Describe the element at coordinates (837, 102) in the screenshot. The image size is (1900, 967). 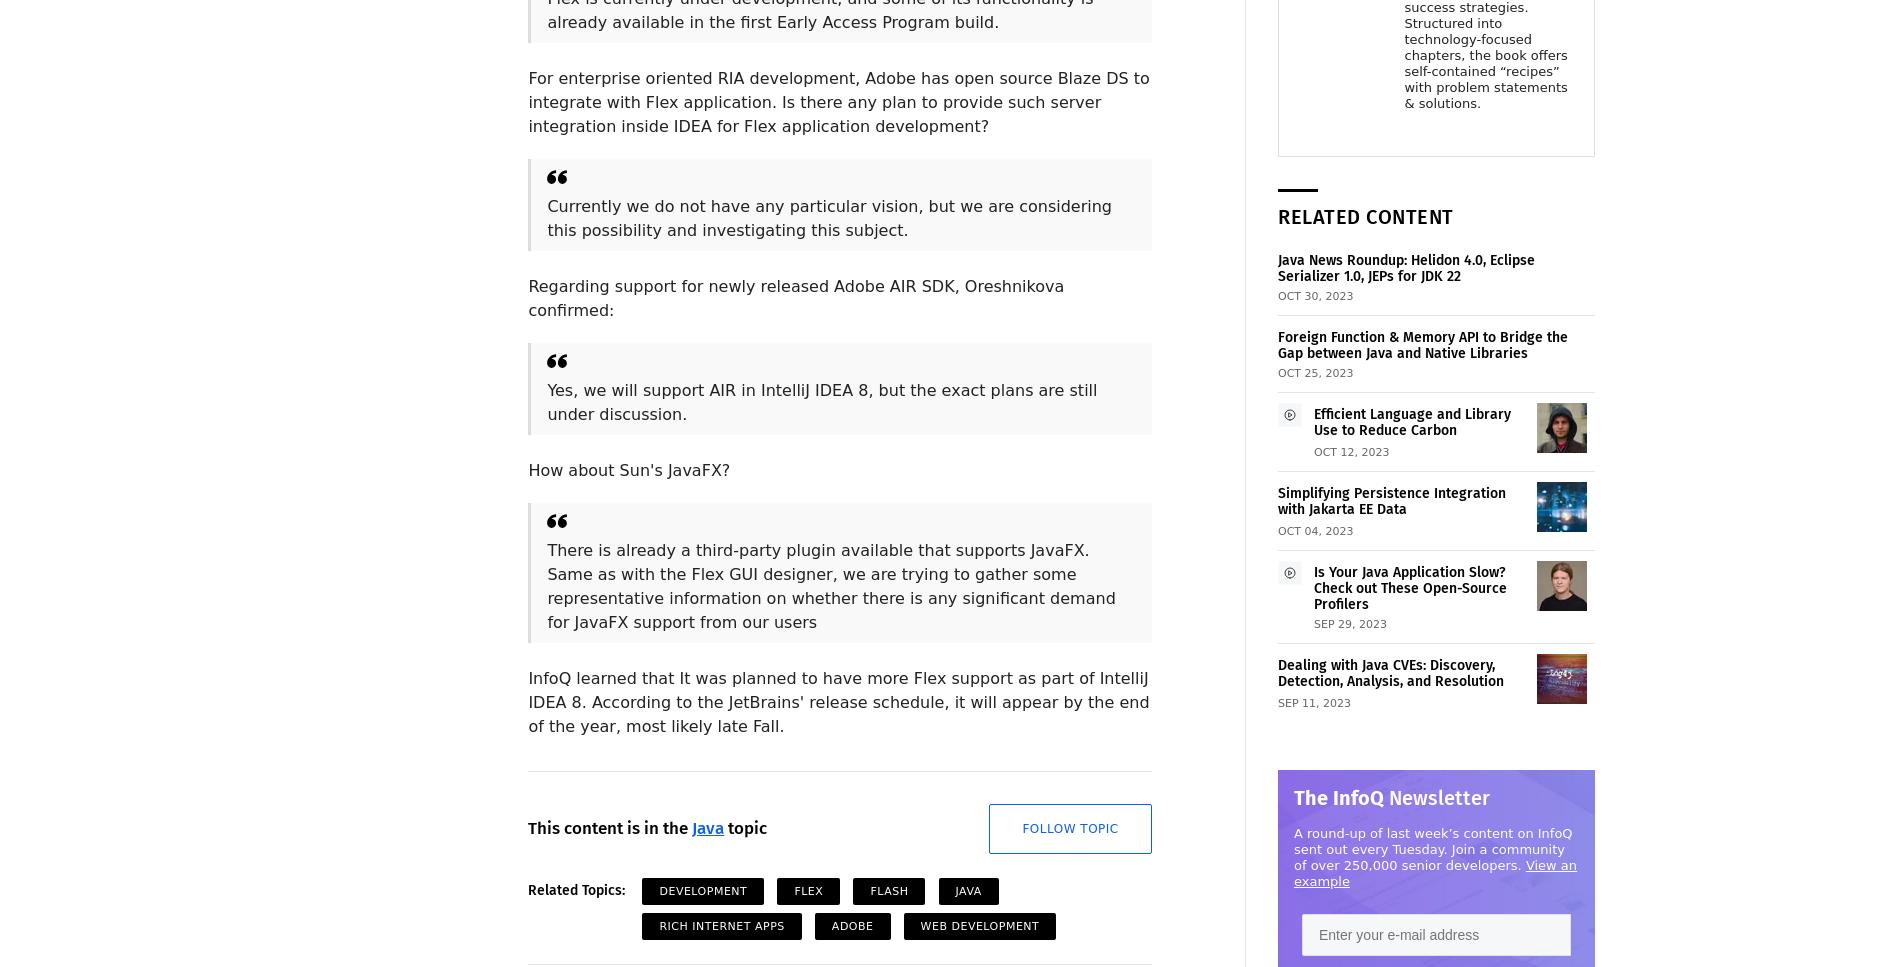
I see `'For enterprise oriented RIA development, Adobe has open source Blaze DS to integrate with Flex application. Is there any plan to provide such server integration inside IDEA for Flex application development?'` at that location.